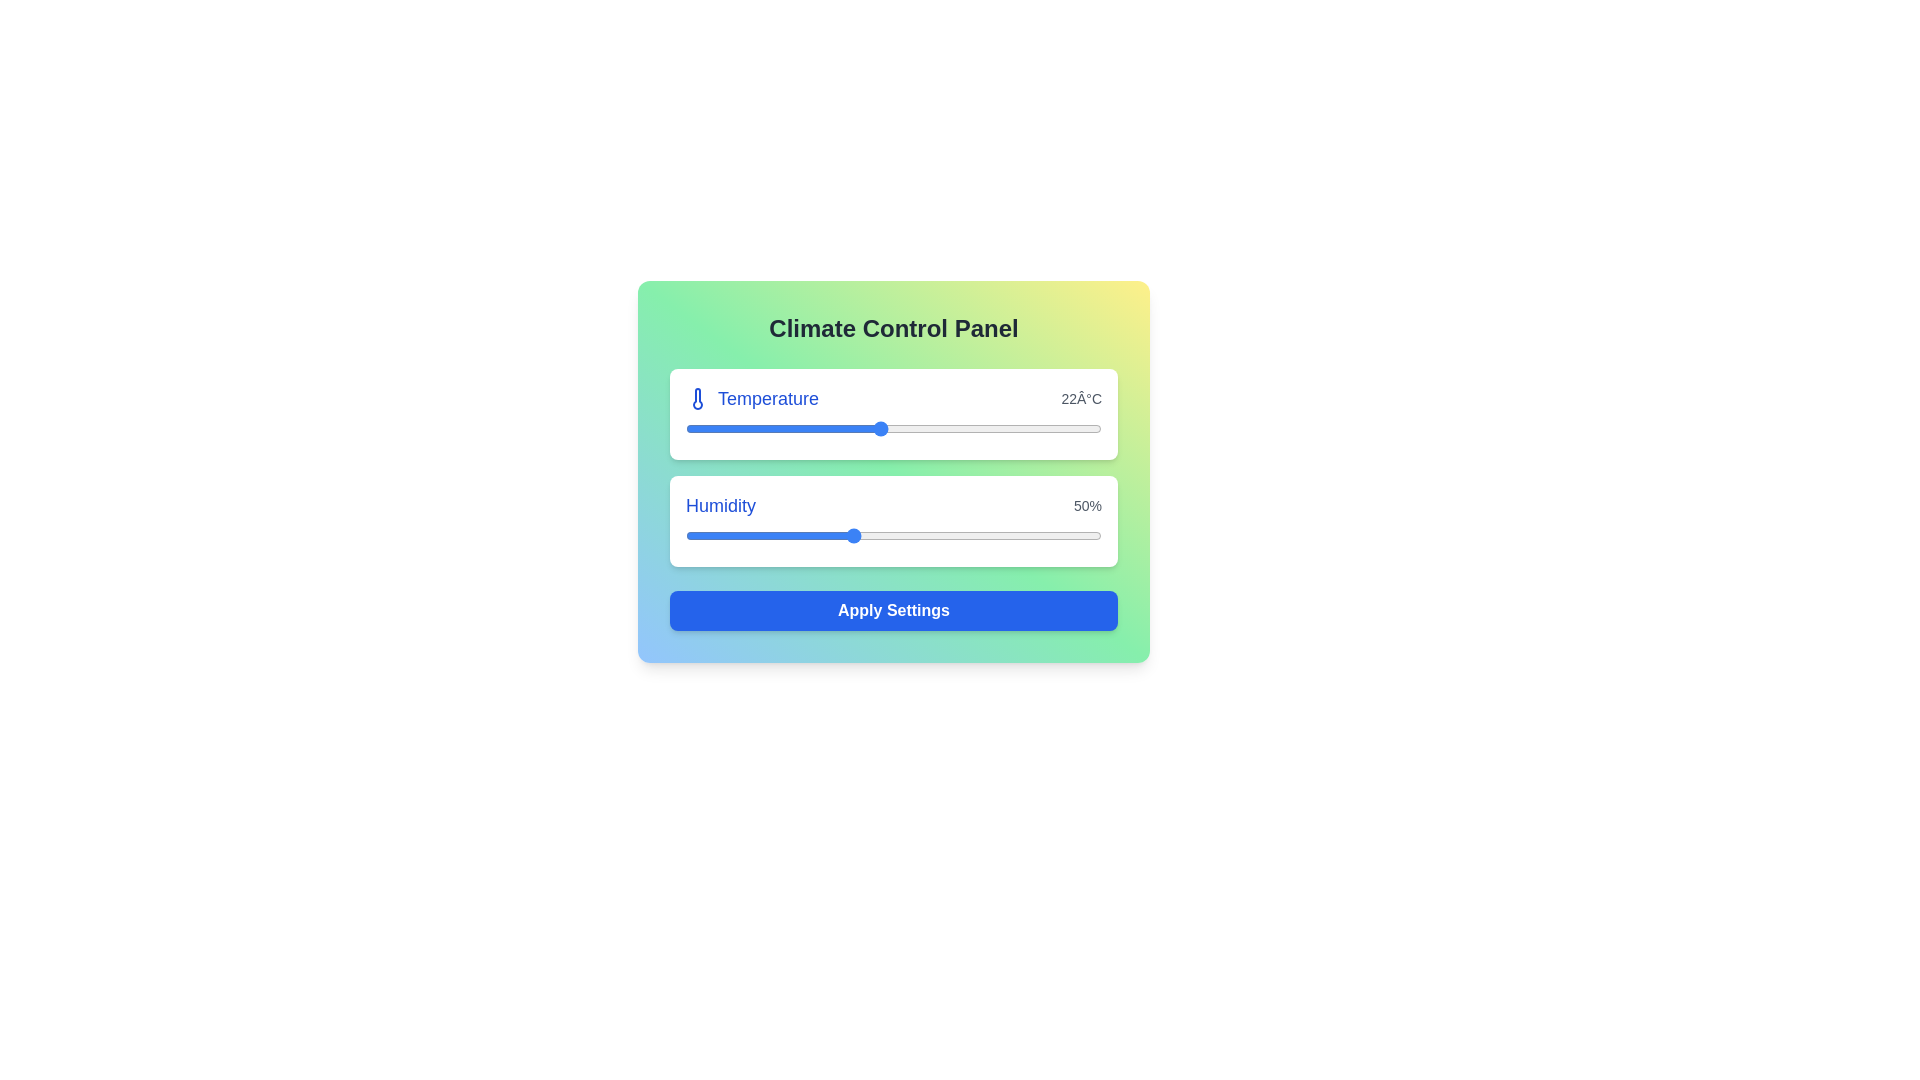 This screenshot has width=1920, height=1080. I want to click on the static text label displaying '22Â°C', which is located on the right side of the 'Temperature' section, so click(1080, 398).